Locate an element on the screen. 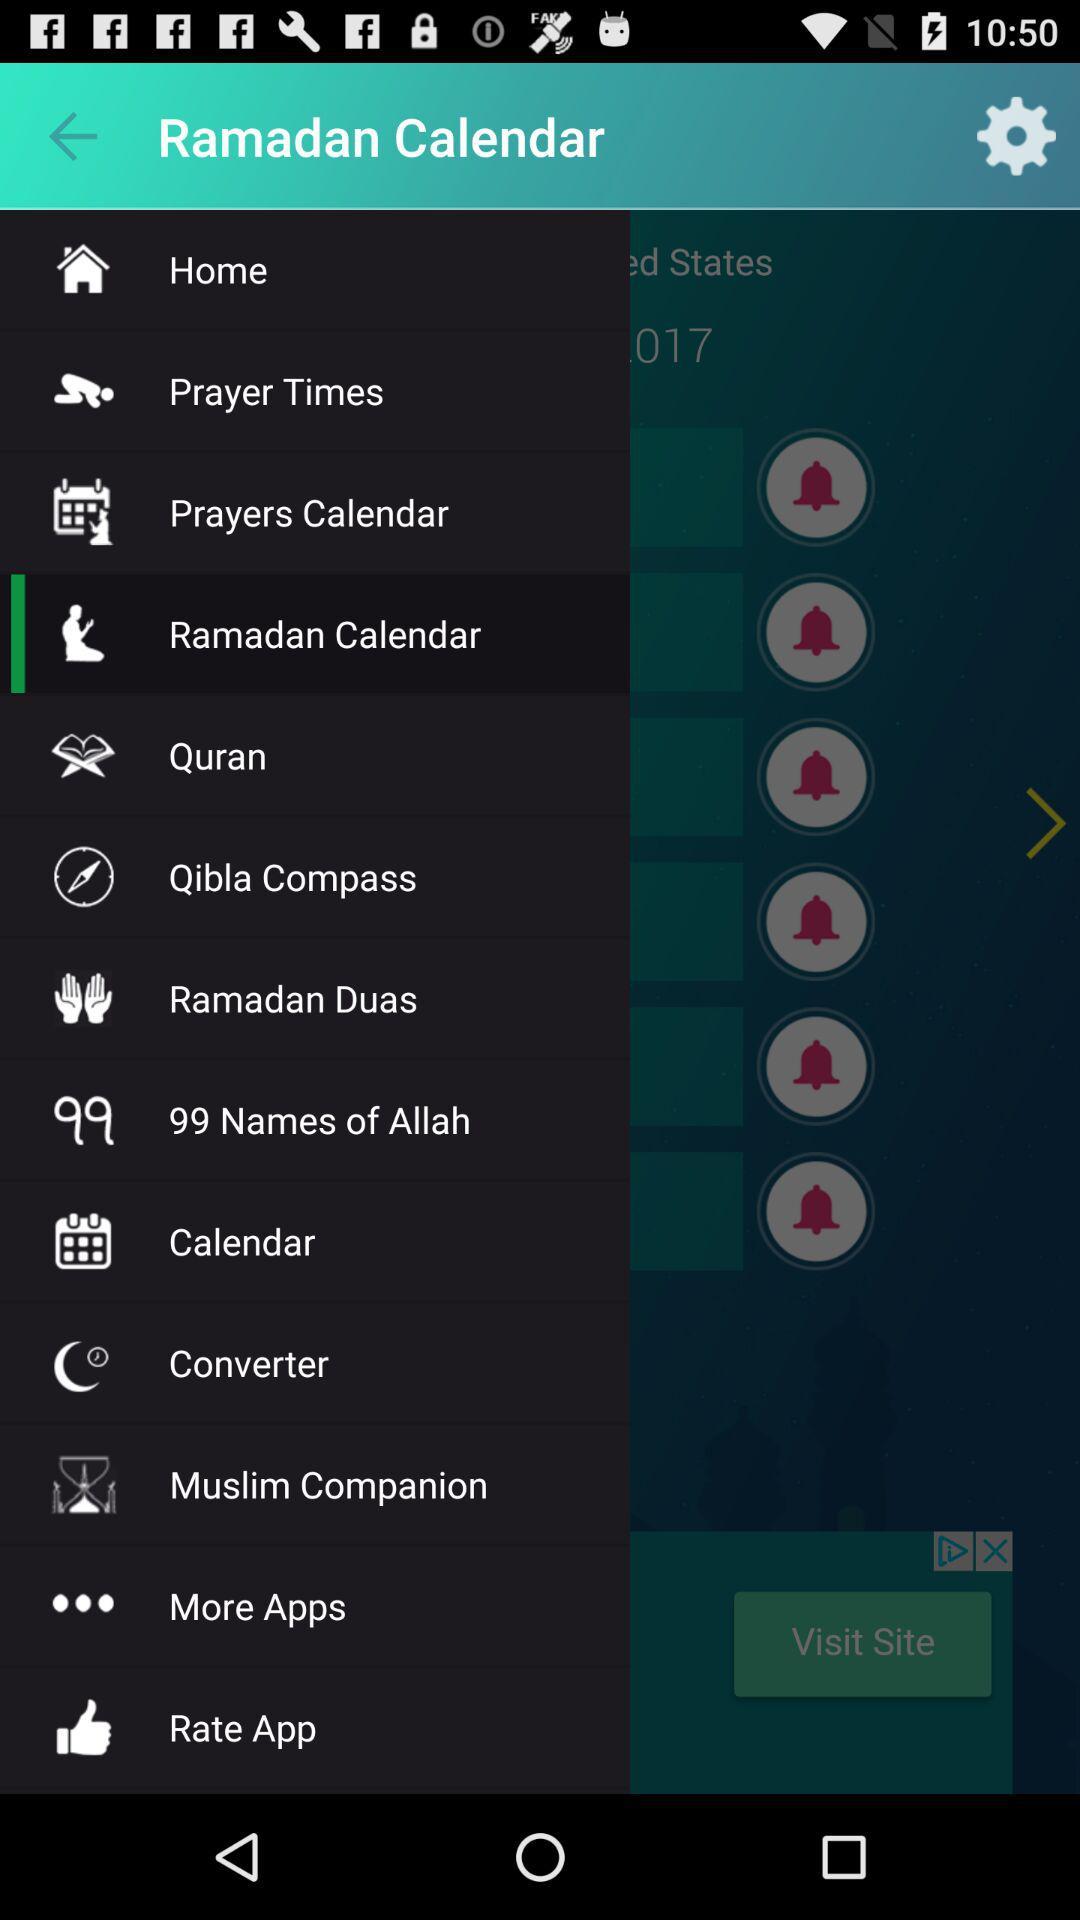 The width and height of the screenshot is (1080, 1920). the notifications icon is located at coordinates (816, 986).